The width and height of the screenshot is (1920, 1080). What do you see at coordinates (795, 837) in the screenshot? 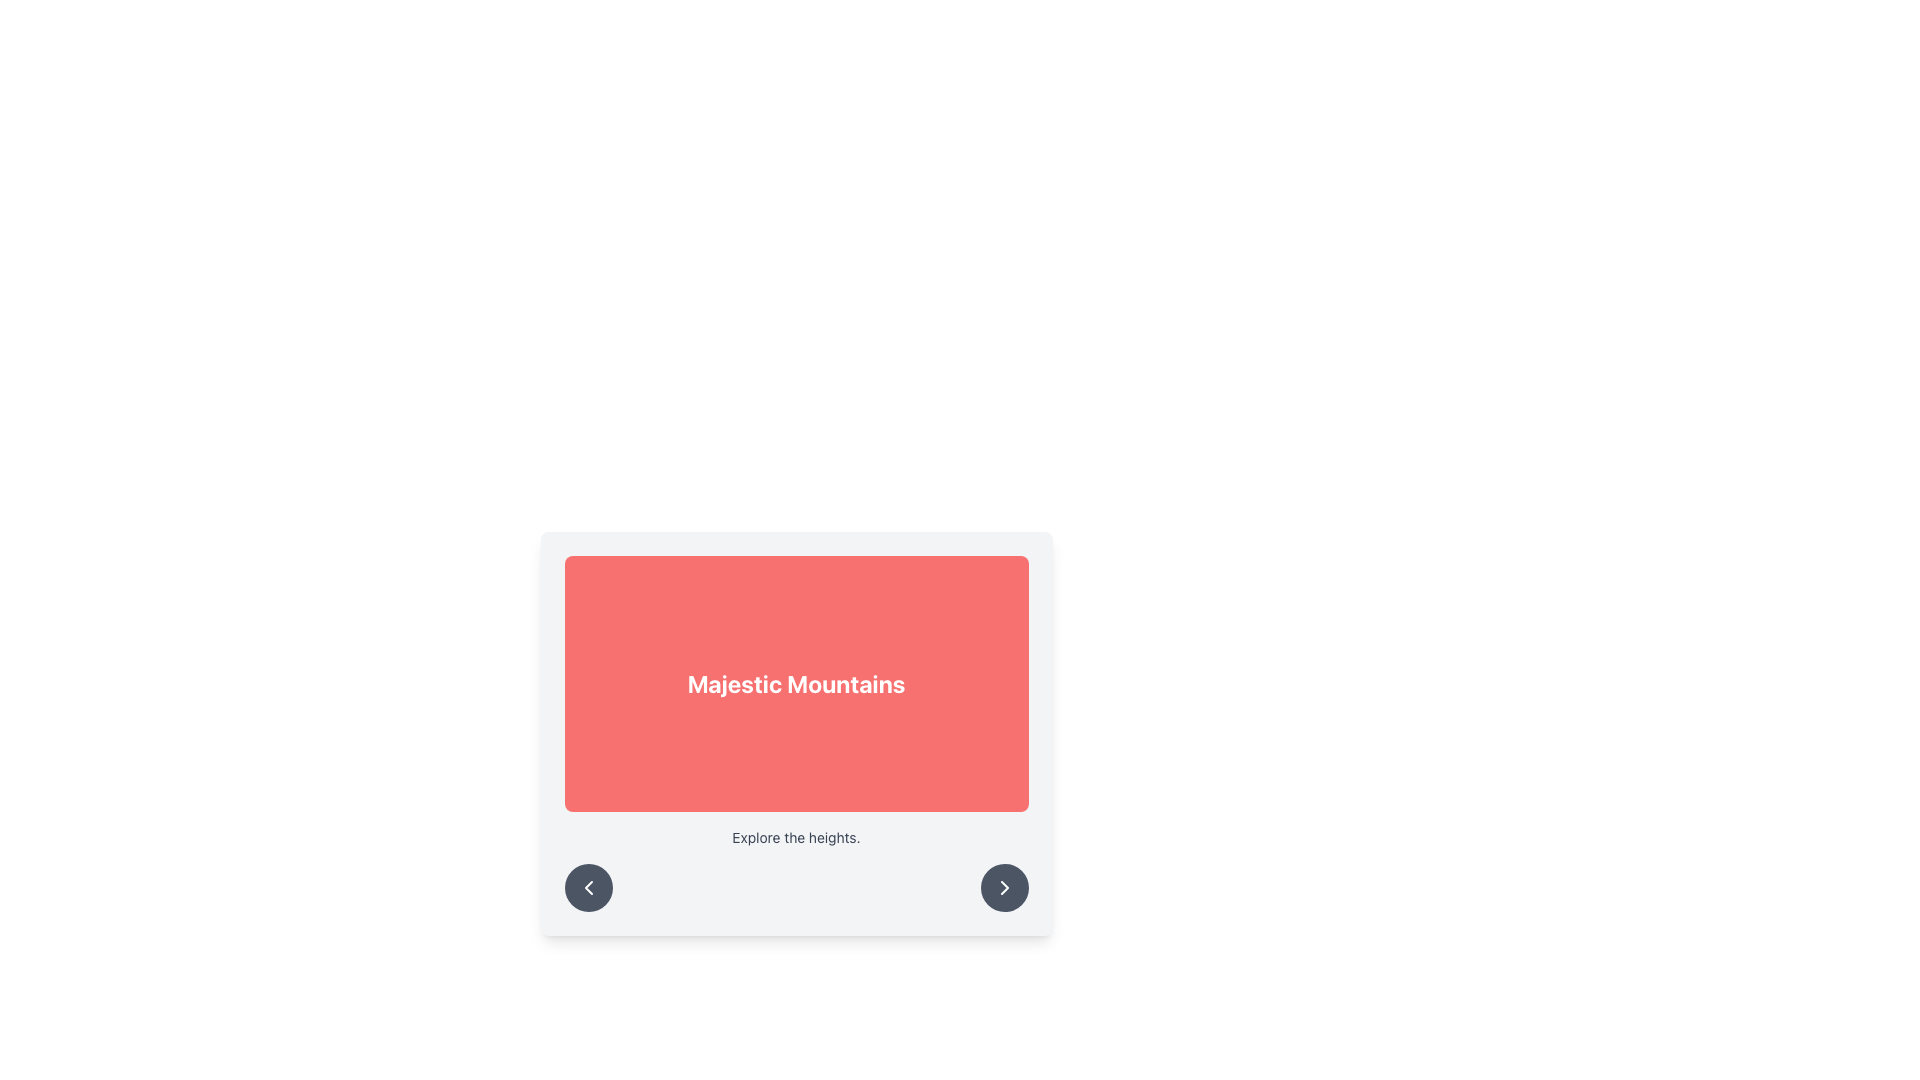
I see `the text label providing context for 'Majestic Mountains', located directly below the main title and above the circular arrow buttons` at bounding box center [795, 837].